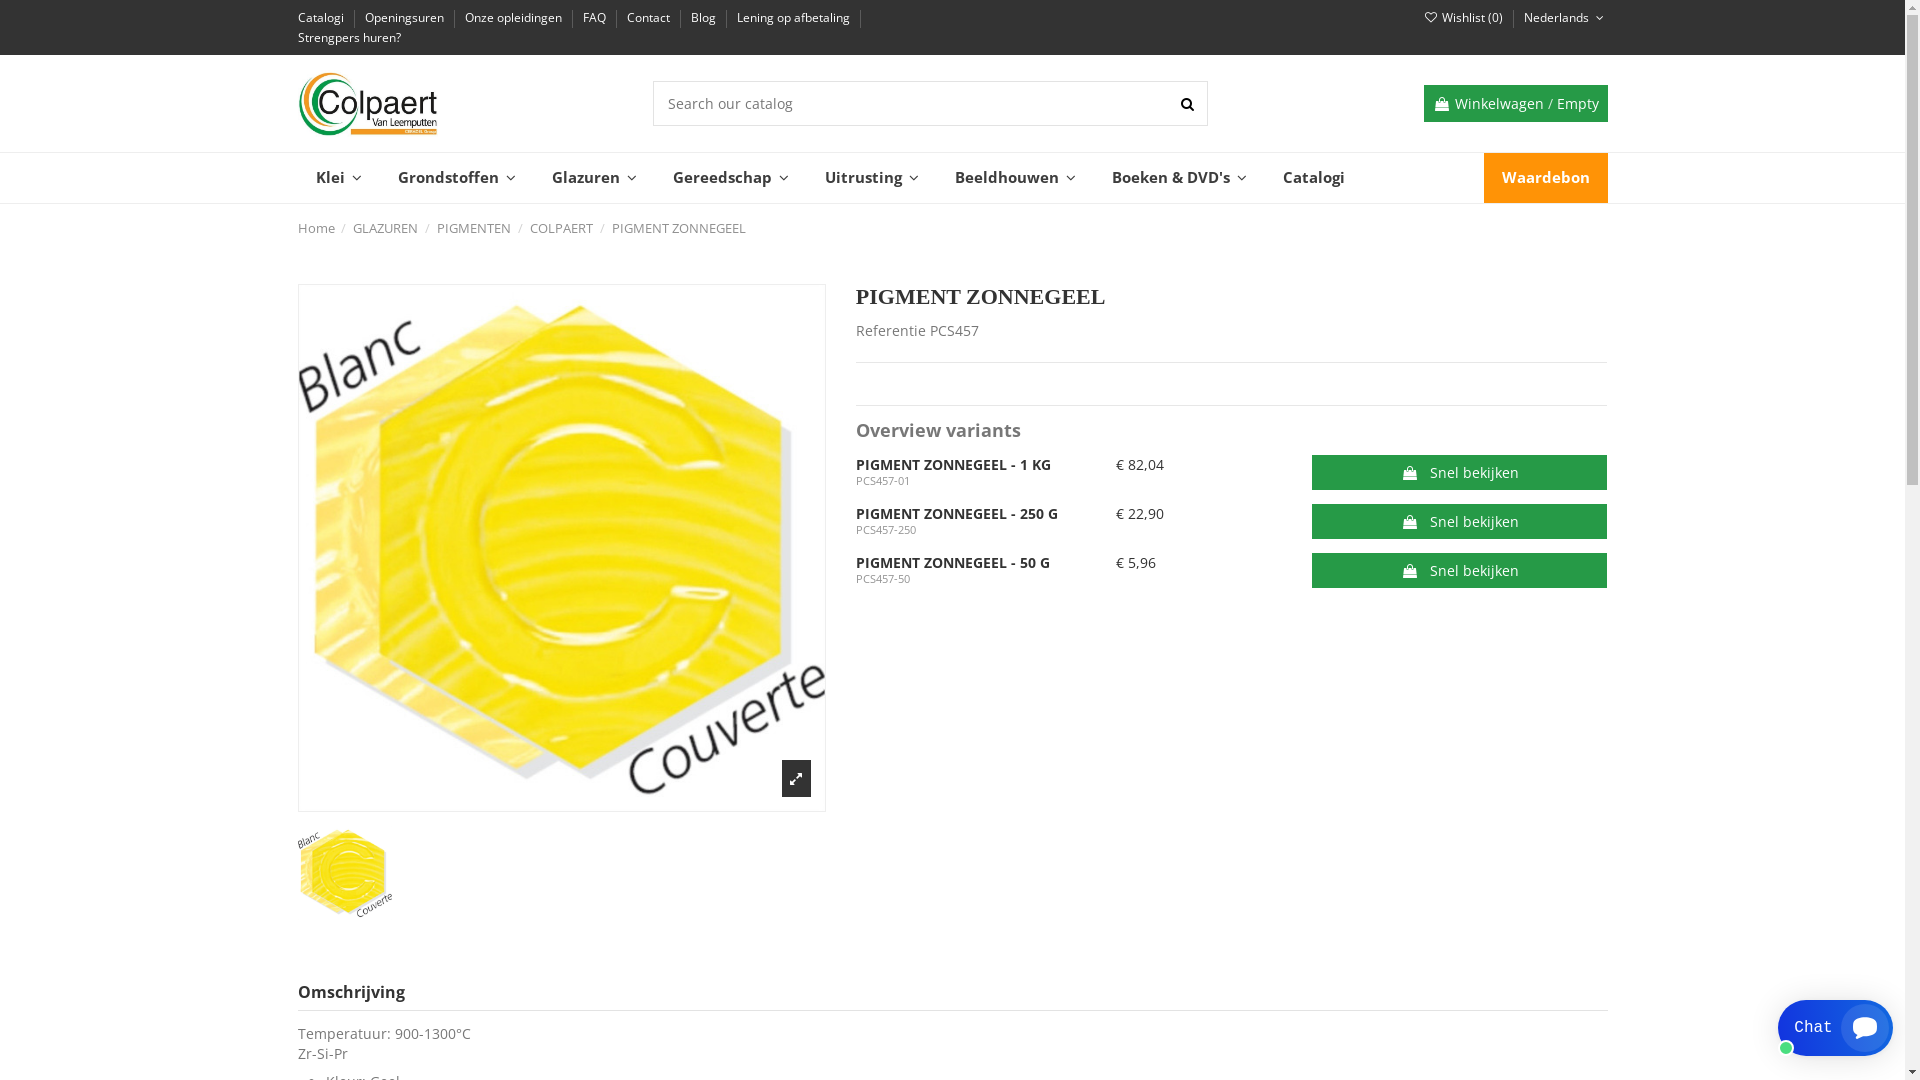 Image resolution: width=1920 pixels, height=1080 pixels. Describe the element at coordinates (296, 176) in the screenshot. I see `'Klei'` at that location.